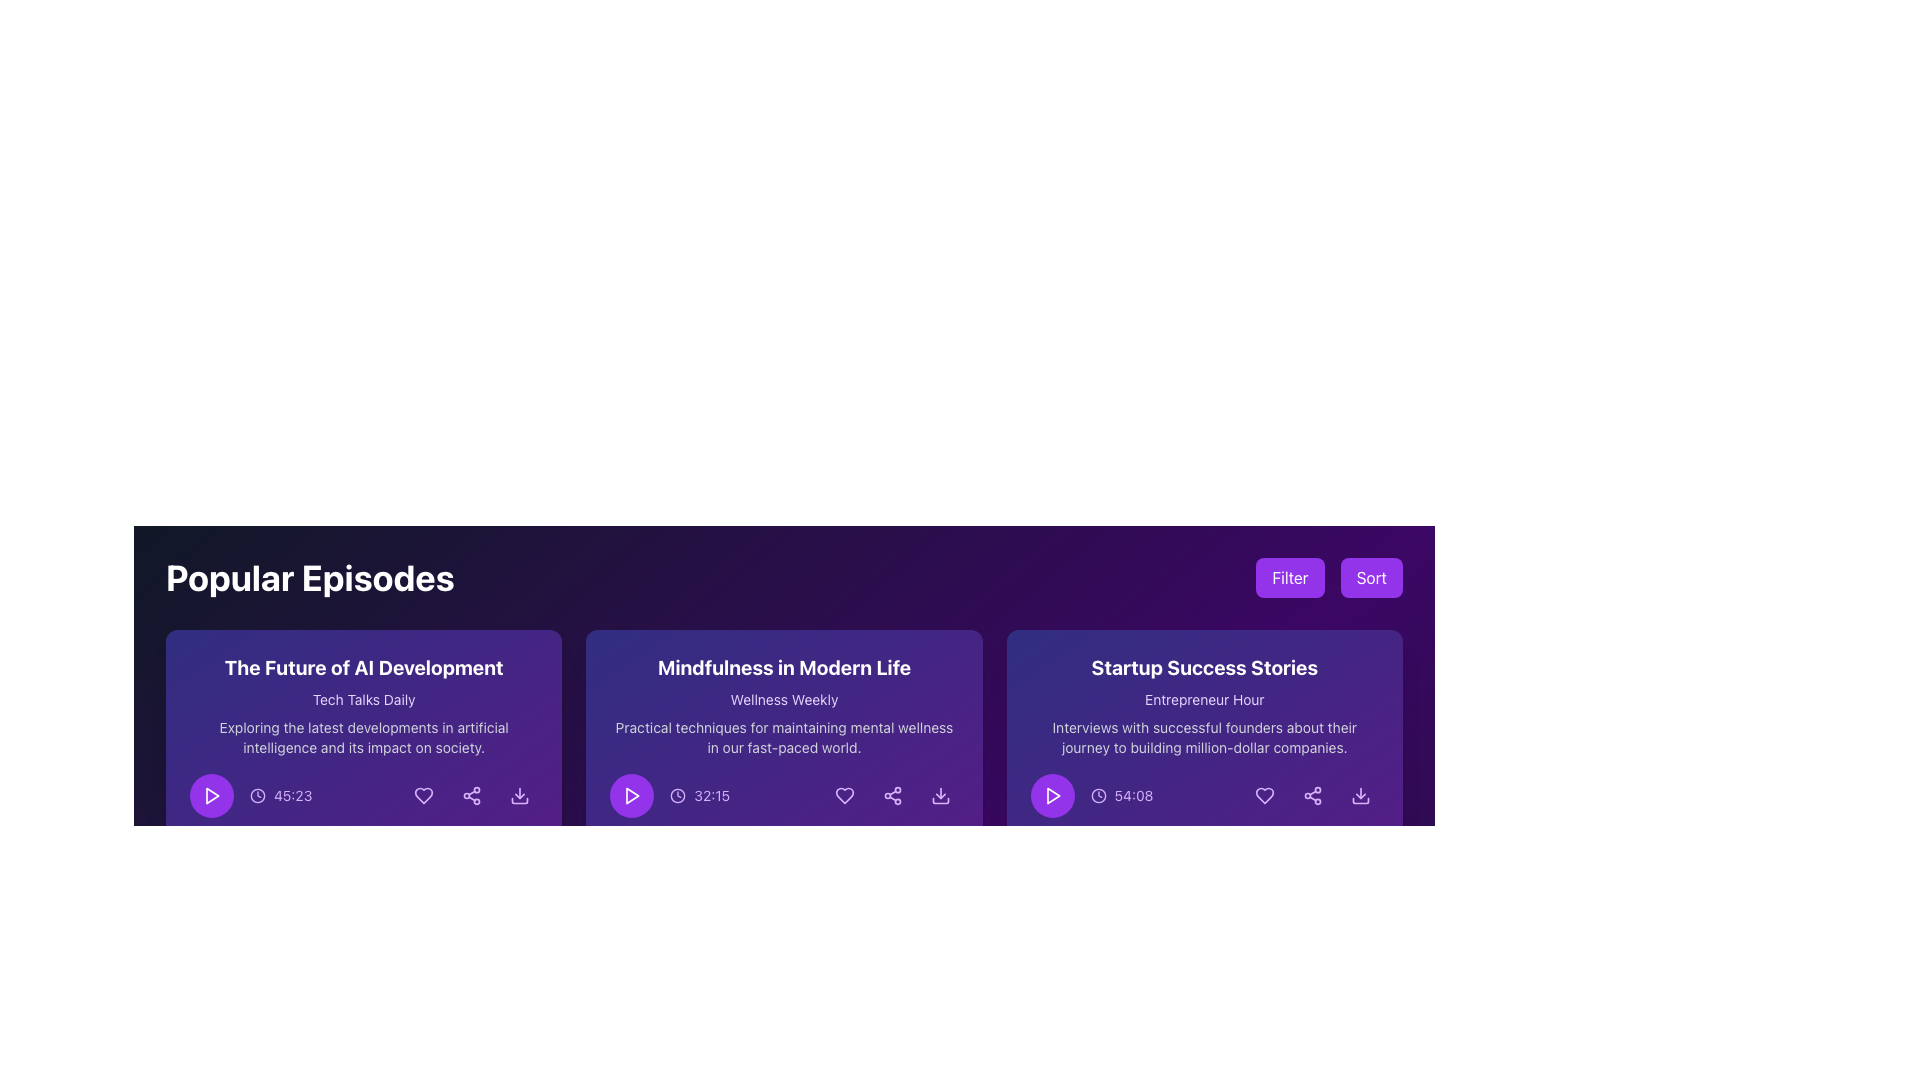  I want to click on the text element containing 'Practical techniques for maintaining mental wellness in our fast-paced world.' which is located within the 'Mindfulness in Modern Life' card under the 'Wellness Weekly' subheading, so click(783, 737).